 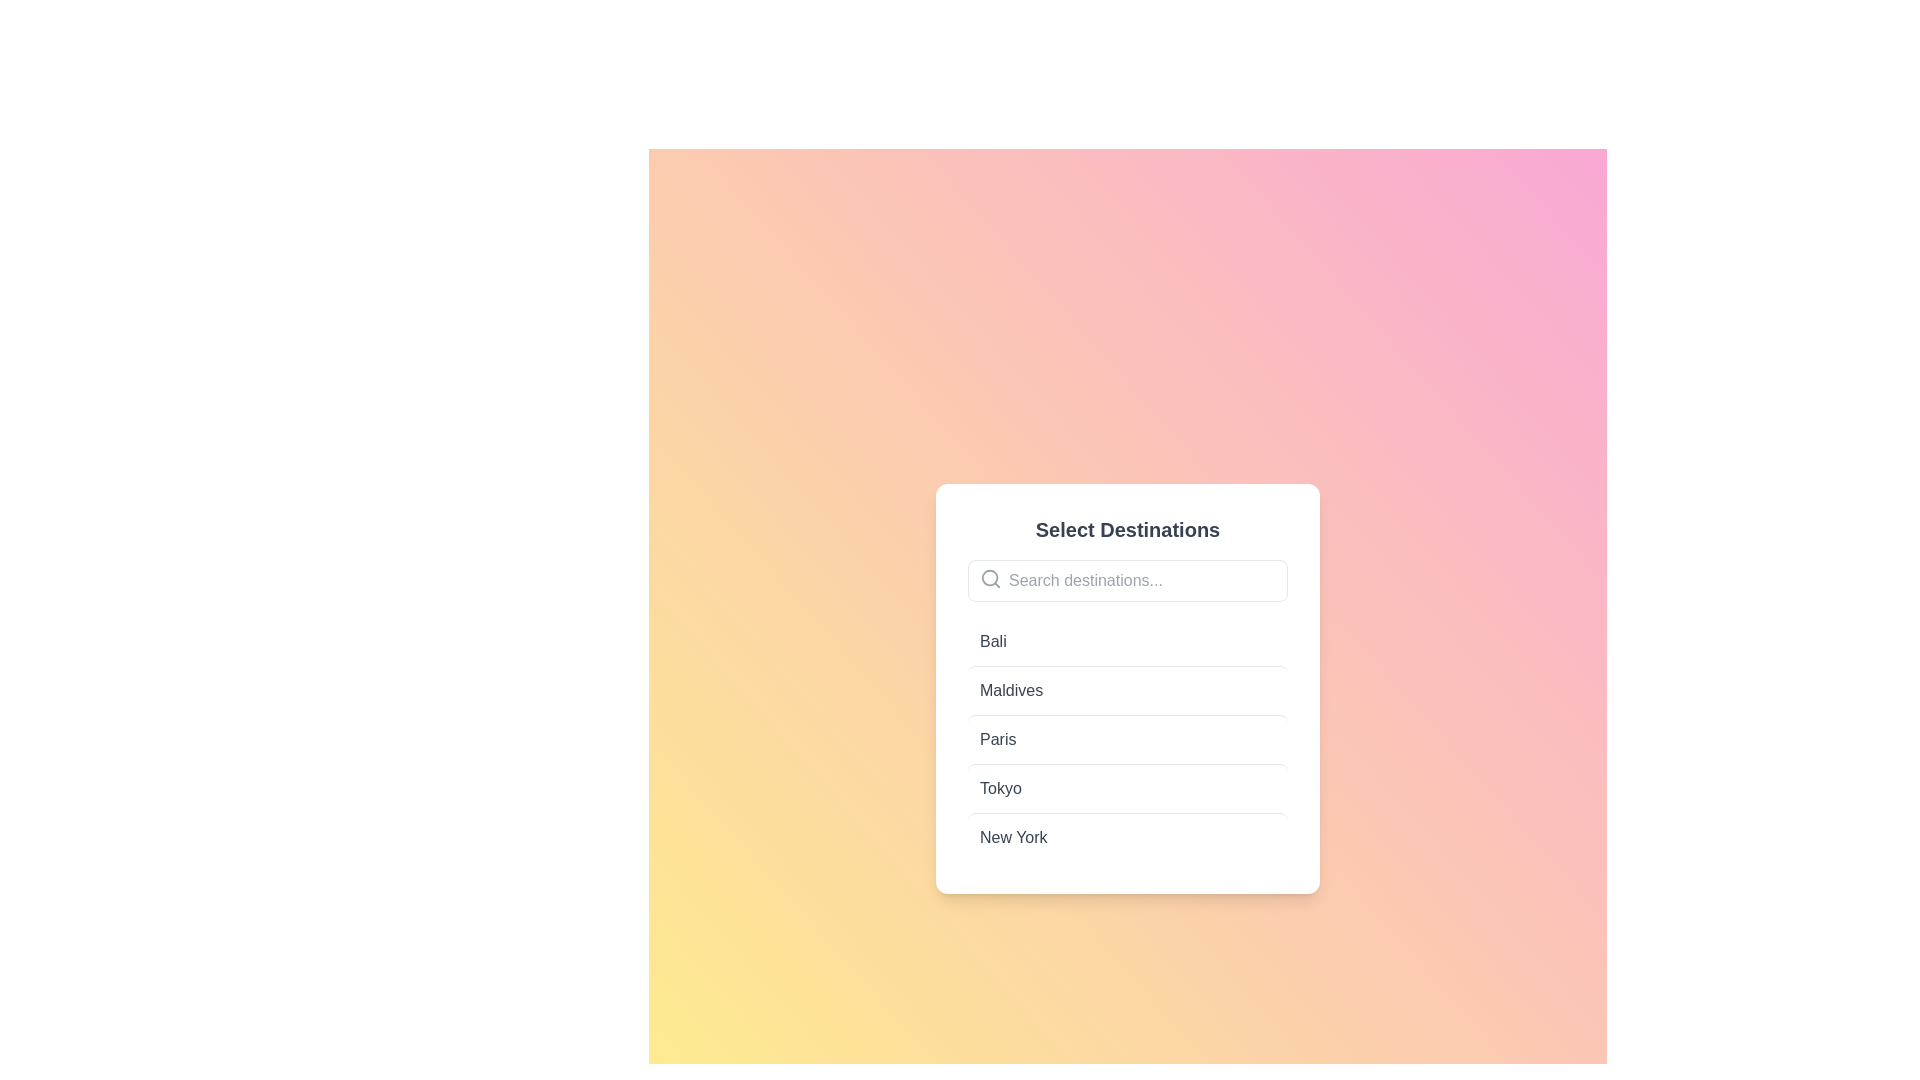 What do you see at coordinates (1013, 837) in the screenshot?
I see `the static placement of the 'New York' selectable option within the dropdown menu, which is the last item in the vertical stack of options` at bounding box center [1013, 837].